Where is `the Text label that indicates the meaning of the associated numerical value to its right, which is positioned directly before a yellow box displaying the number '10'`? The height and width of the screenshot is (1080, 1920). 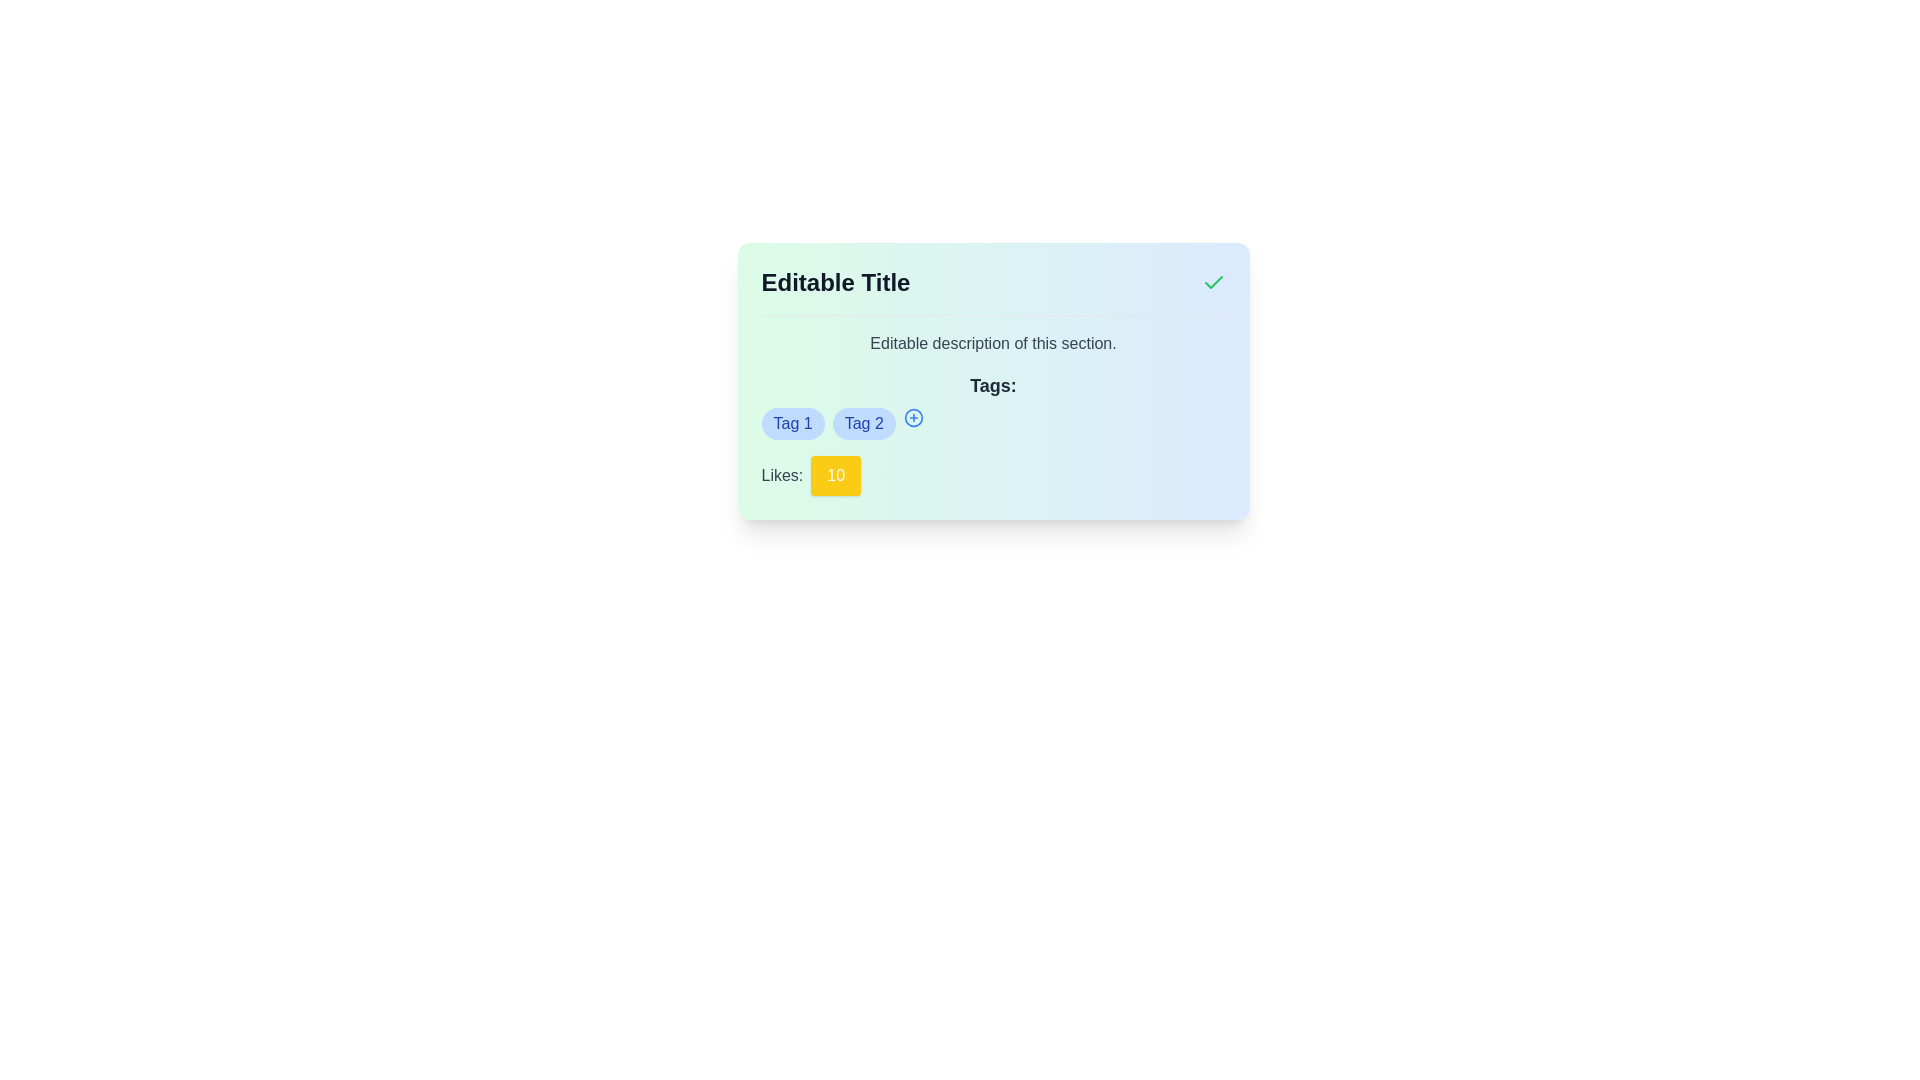 the Text label that indicates the meaning of the associated numerical value to its right, which is positioned directly before a yellow box displaying the number '10' is located at coordinates (781, 475).